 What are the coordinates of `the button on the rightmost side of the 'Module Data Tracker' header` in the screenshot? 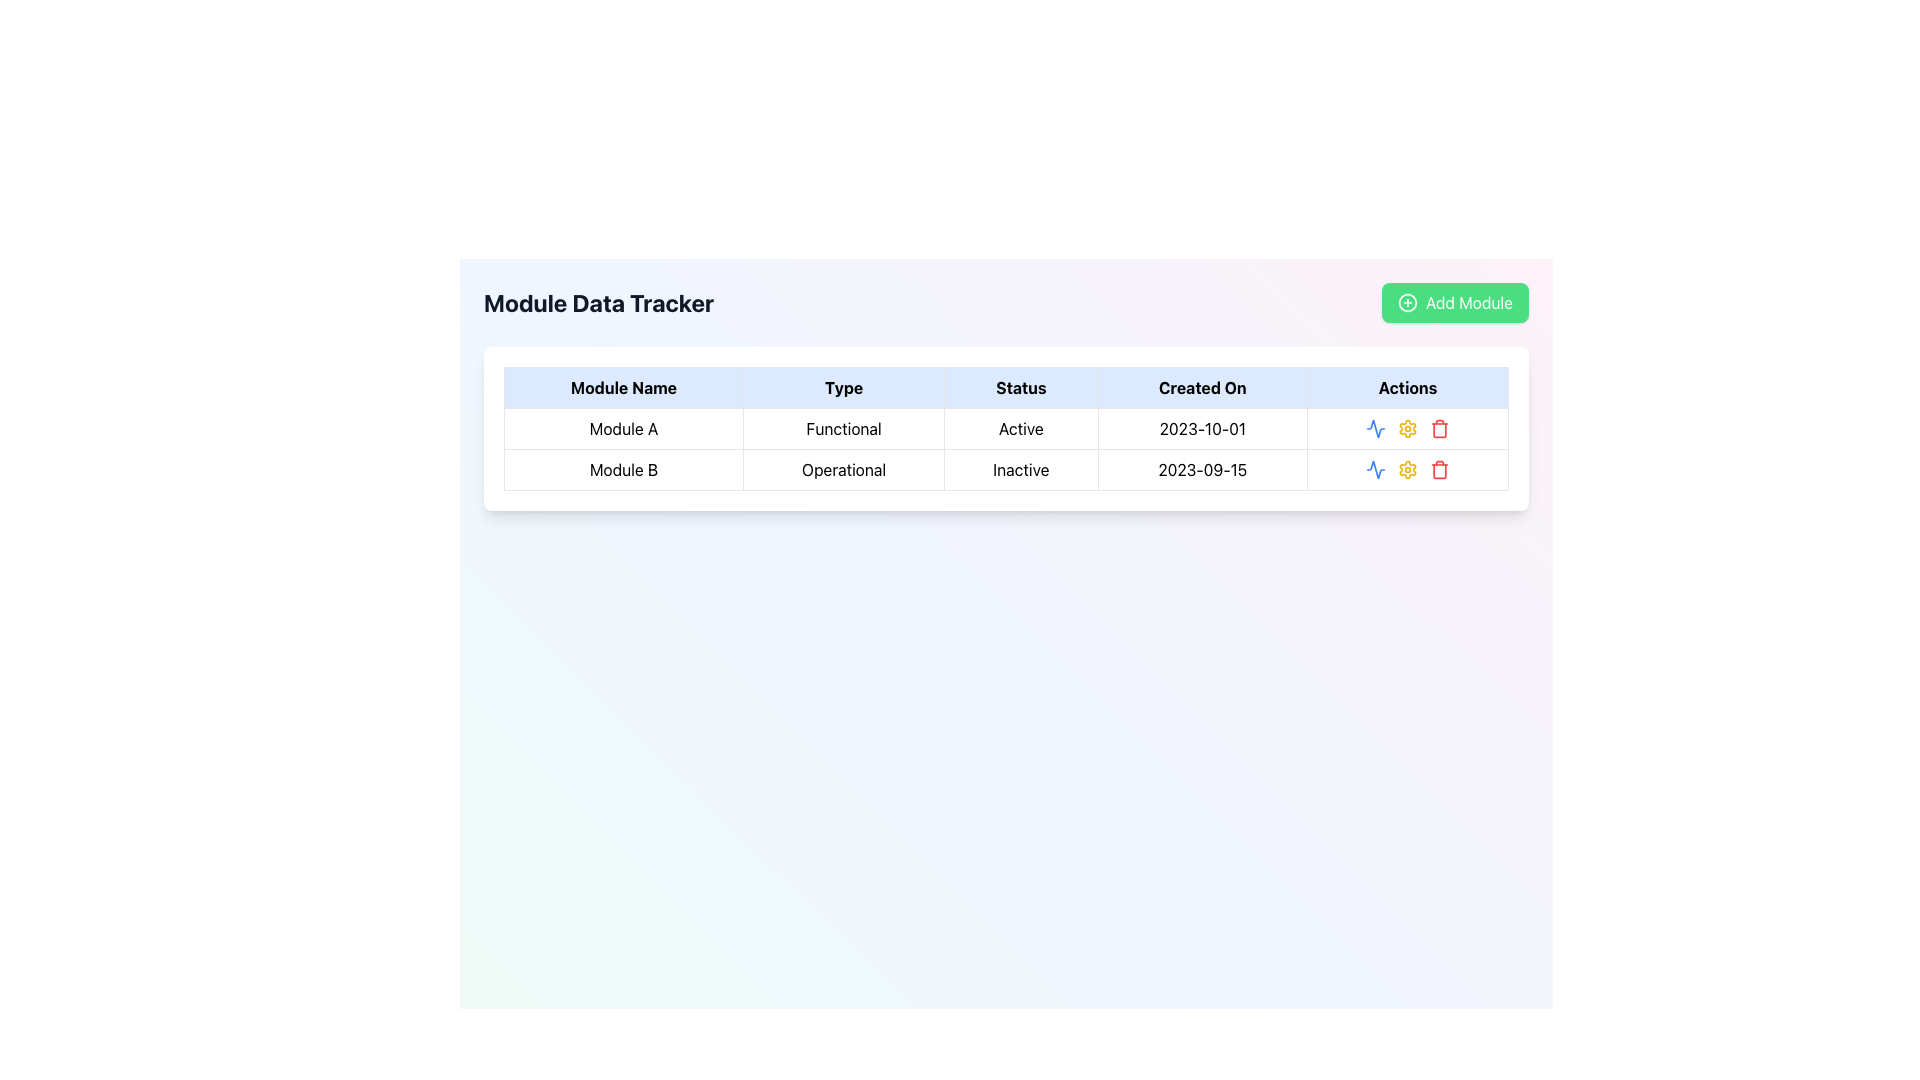 It's located at (1455, 303).